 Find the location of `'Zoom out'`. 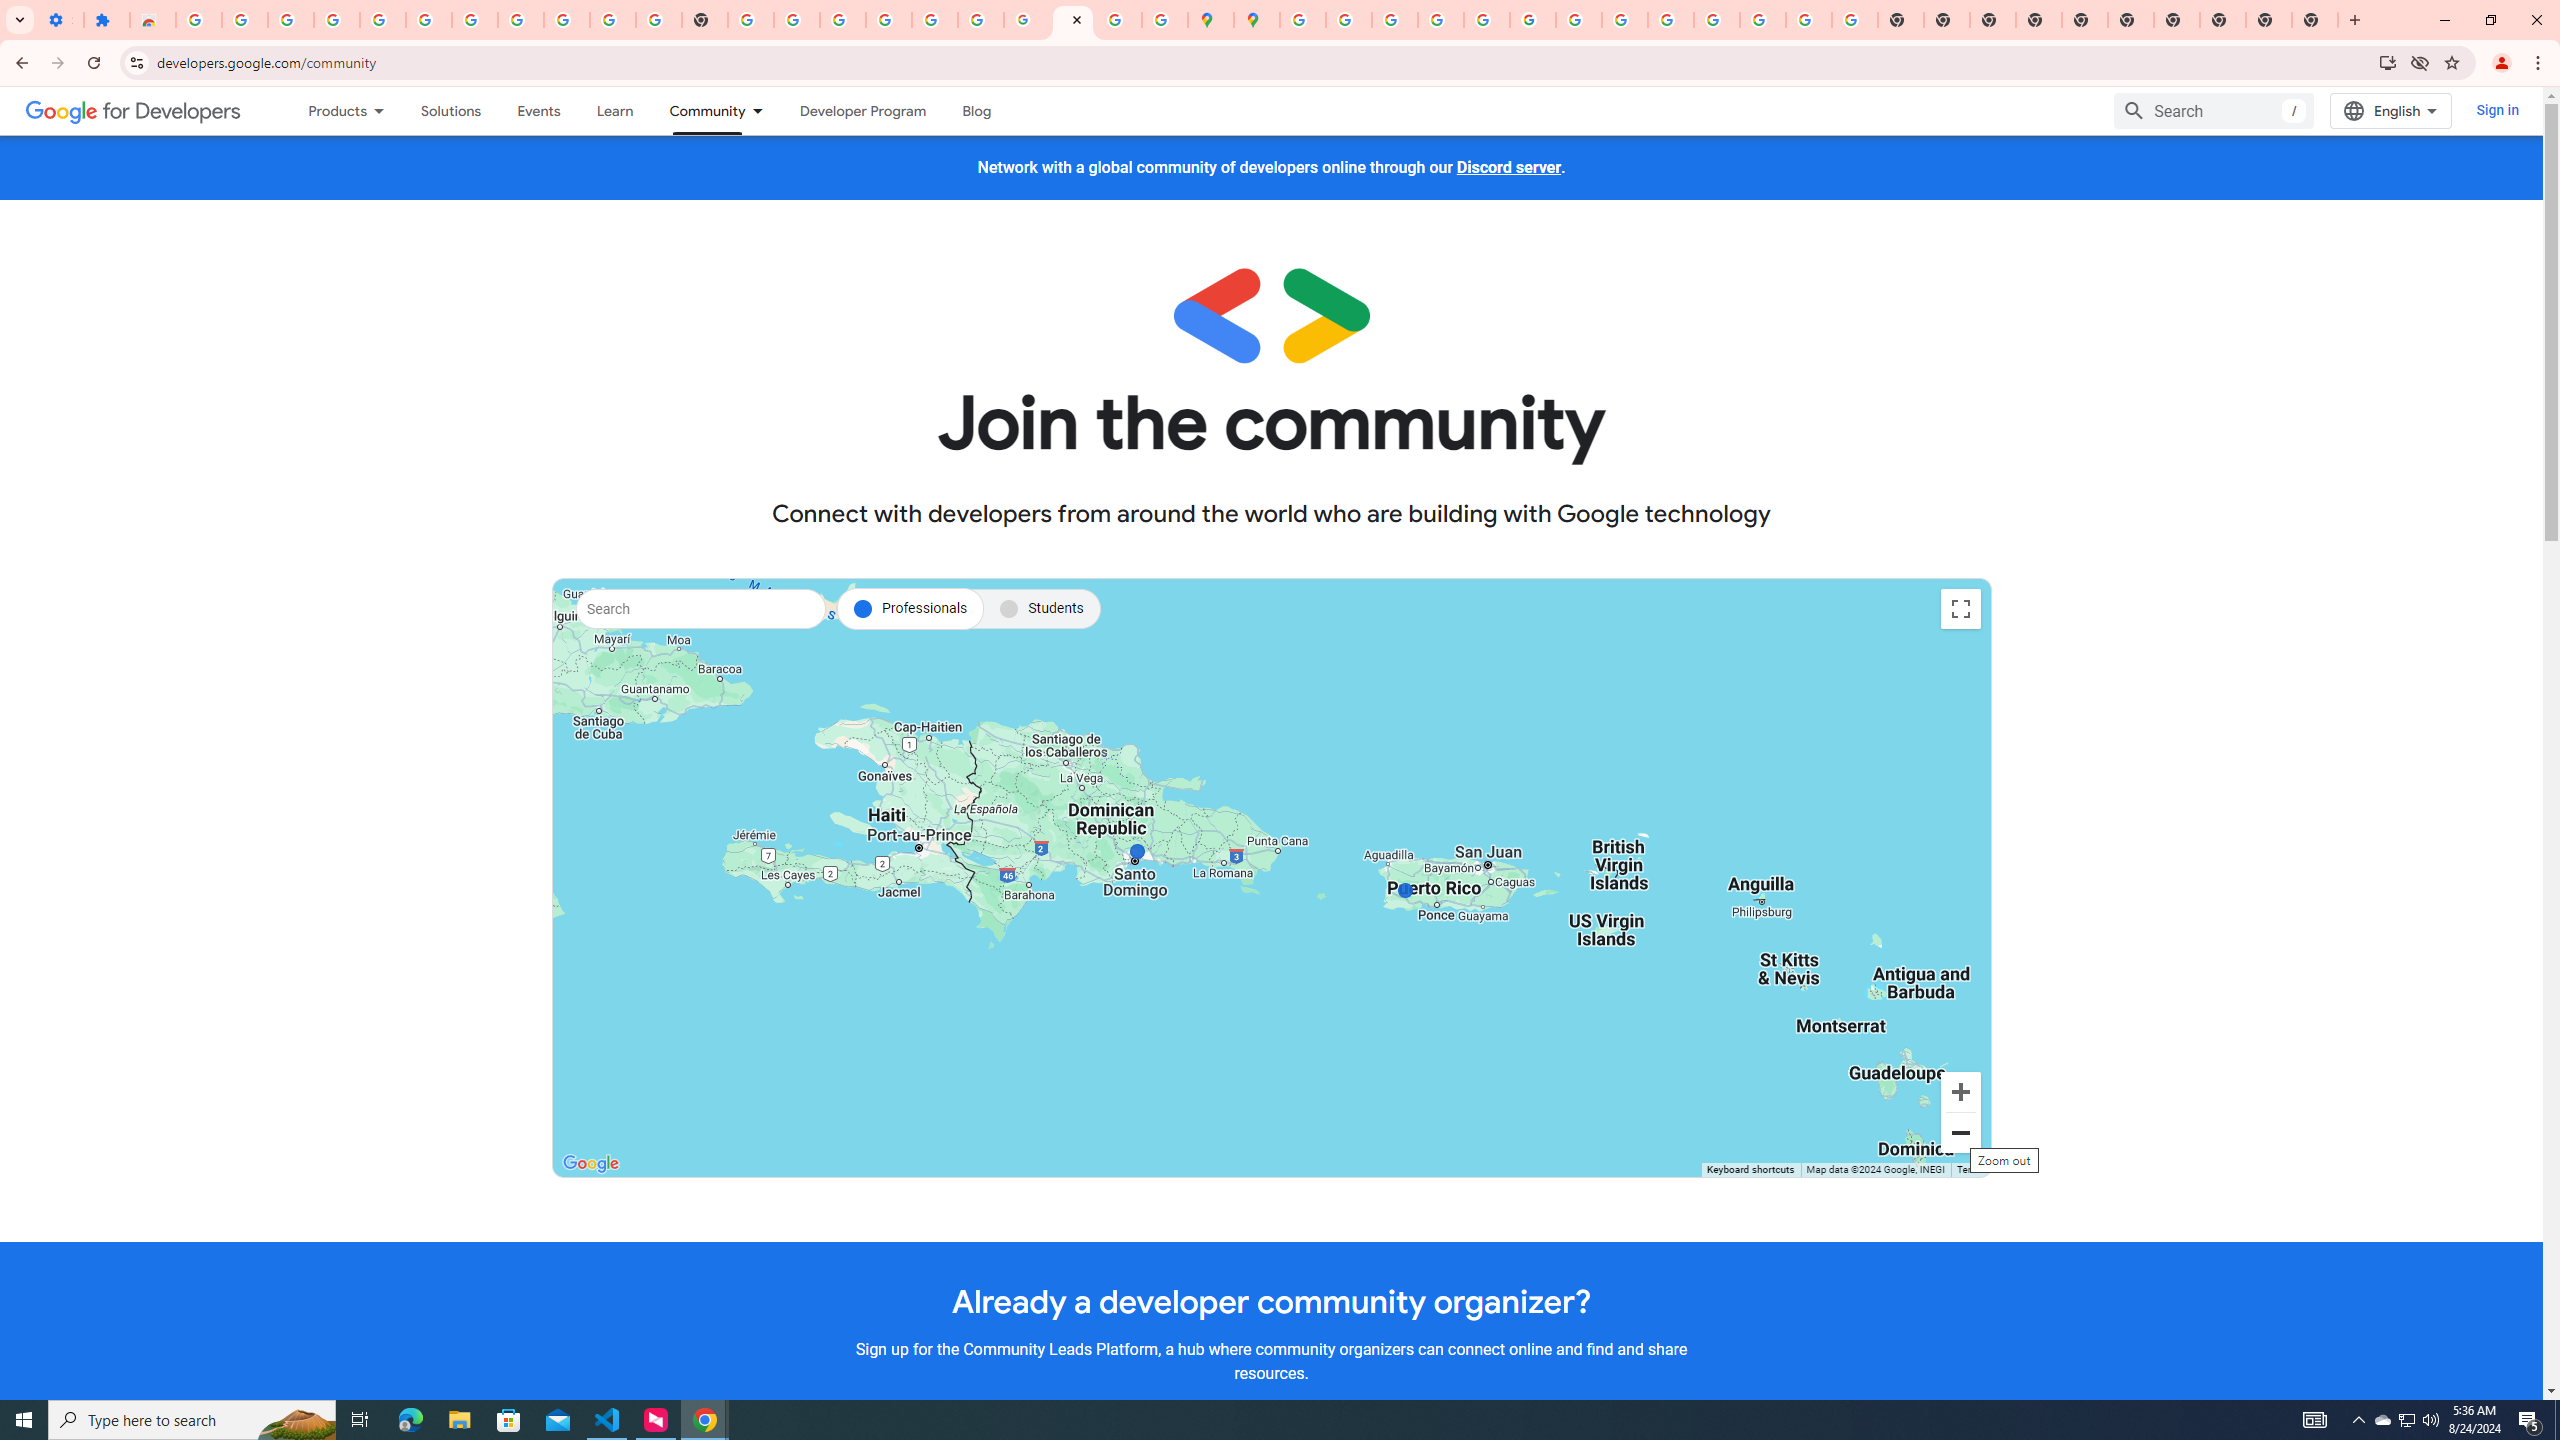

'Zoom out' is located at coordinates (1960, 1133).